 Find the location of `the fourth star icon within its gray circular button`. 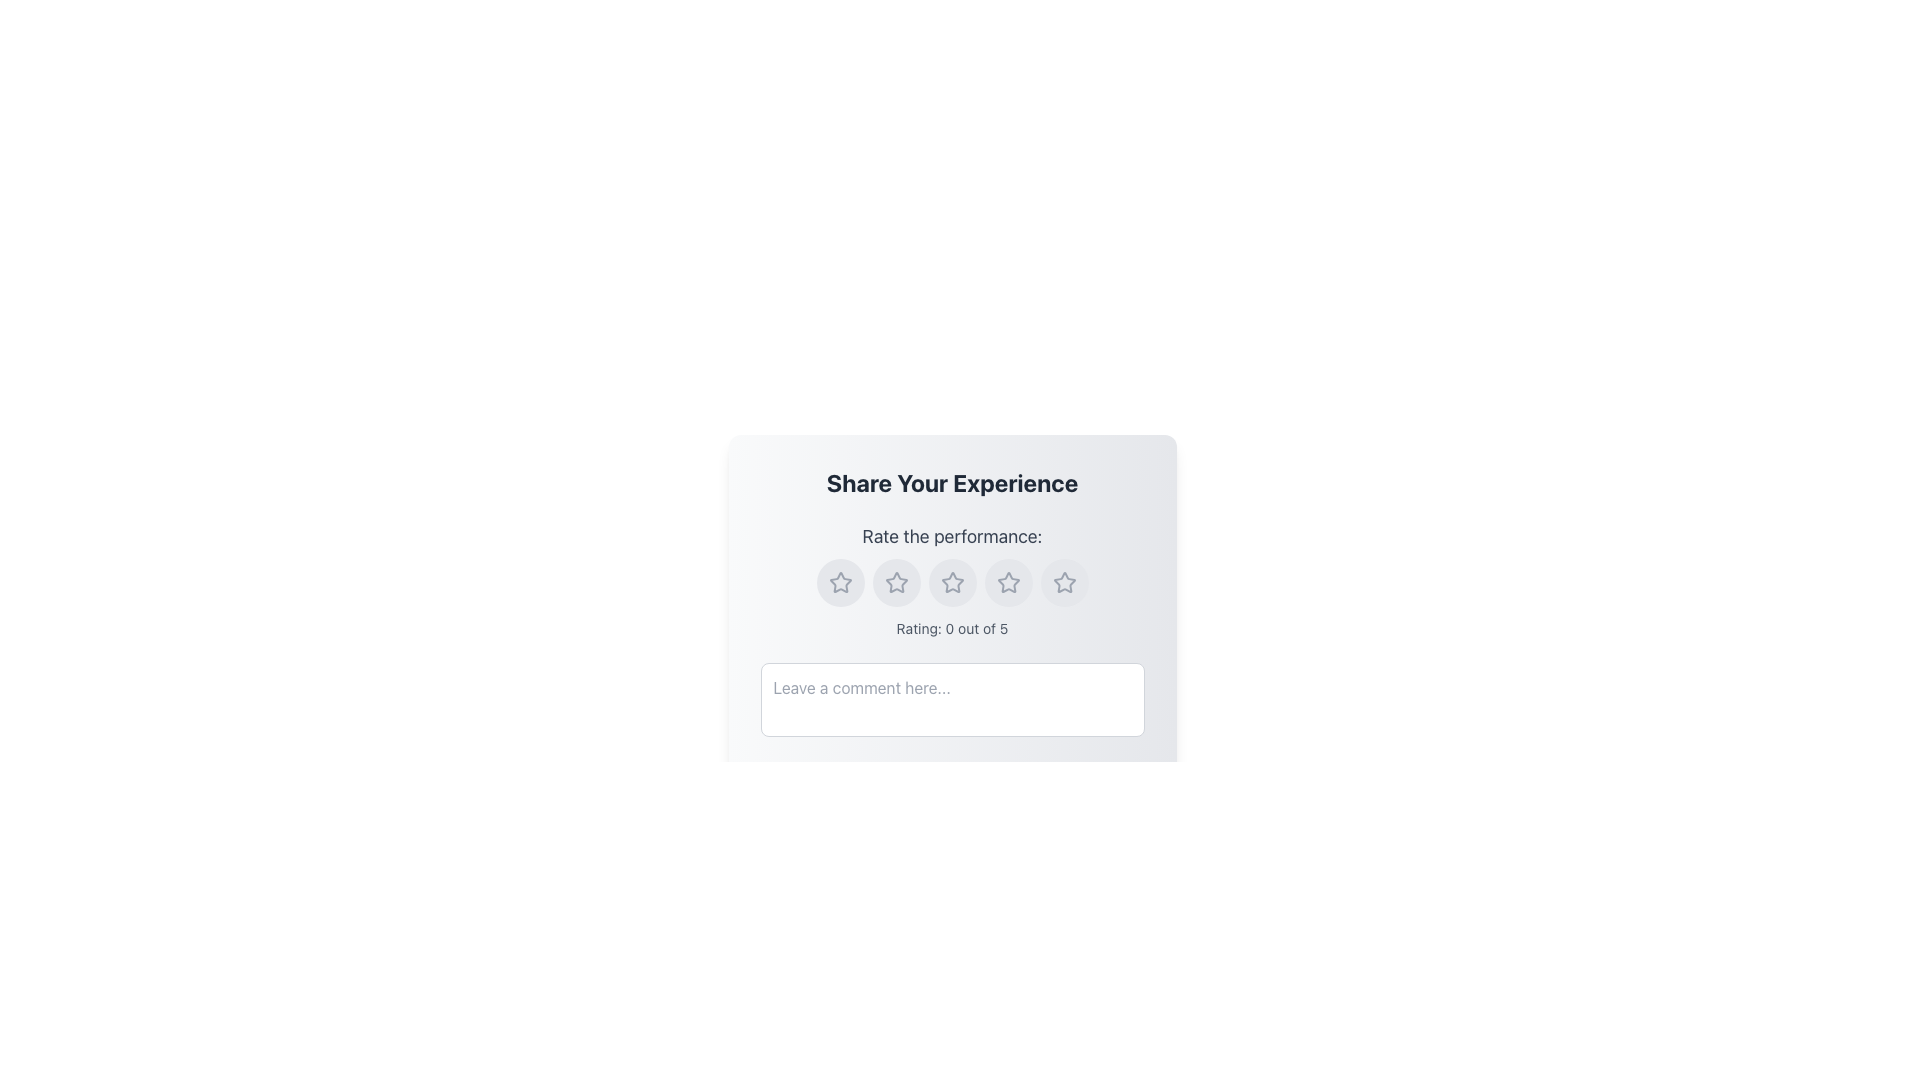

the fourth star icon within its gray circular button is located at coordinates (1008, 582).